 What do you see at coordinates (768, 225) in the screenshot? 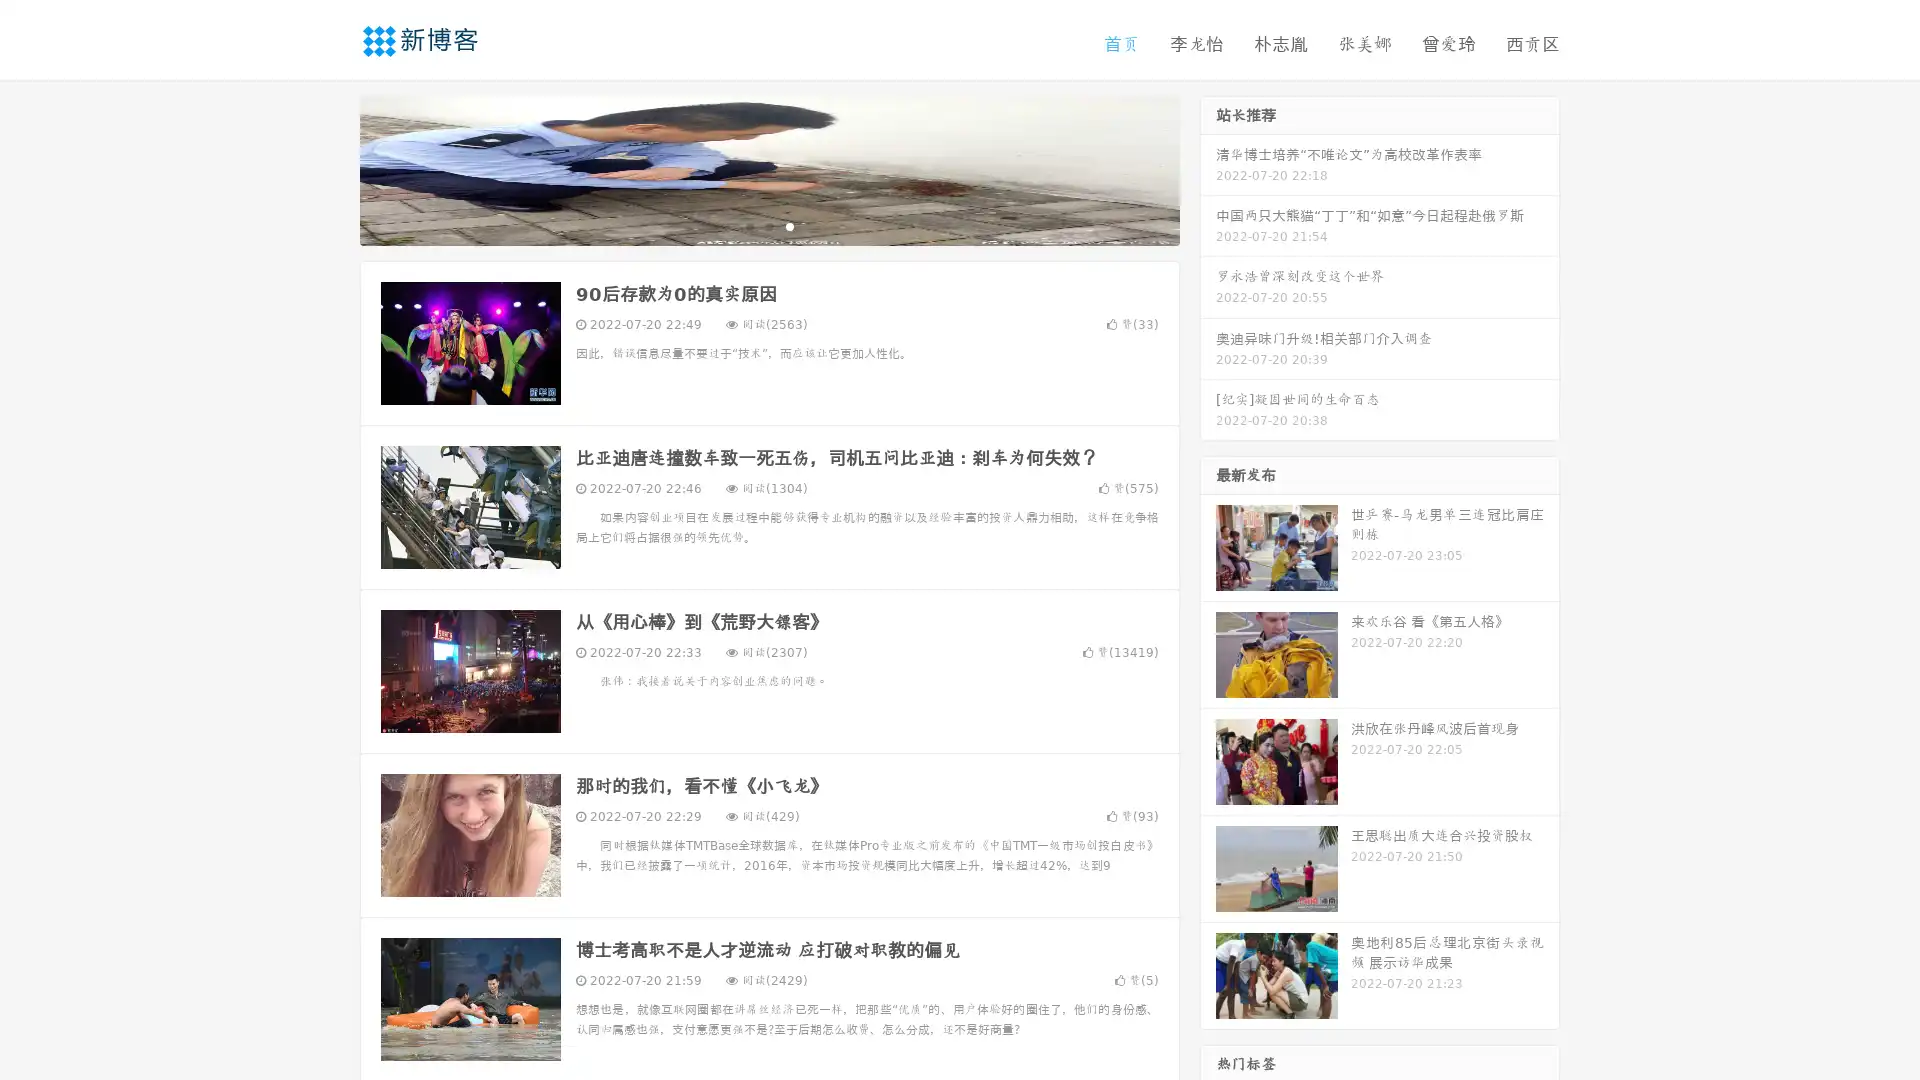
I see `Go to slide 2` at bounding box center [768, 225].